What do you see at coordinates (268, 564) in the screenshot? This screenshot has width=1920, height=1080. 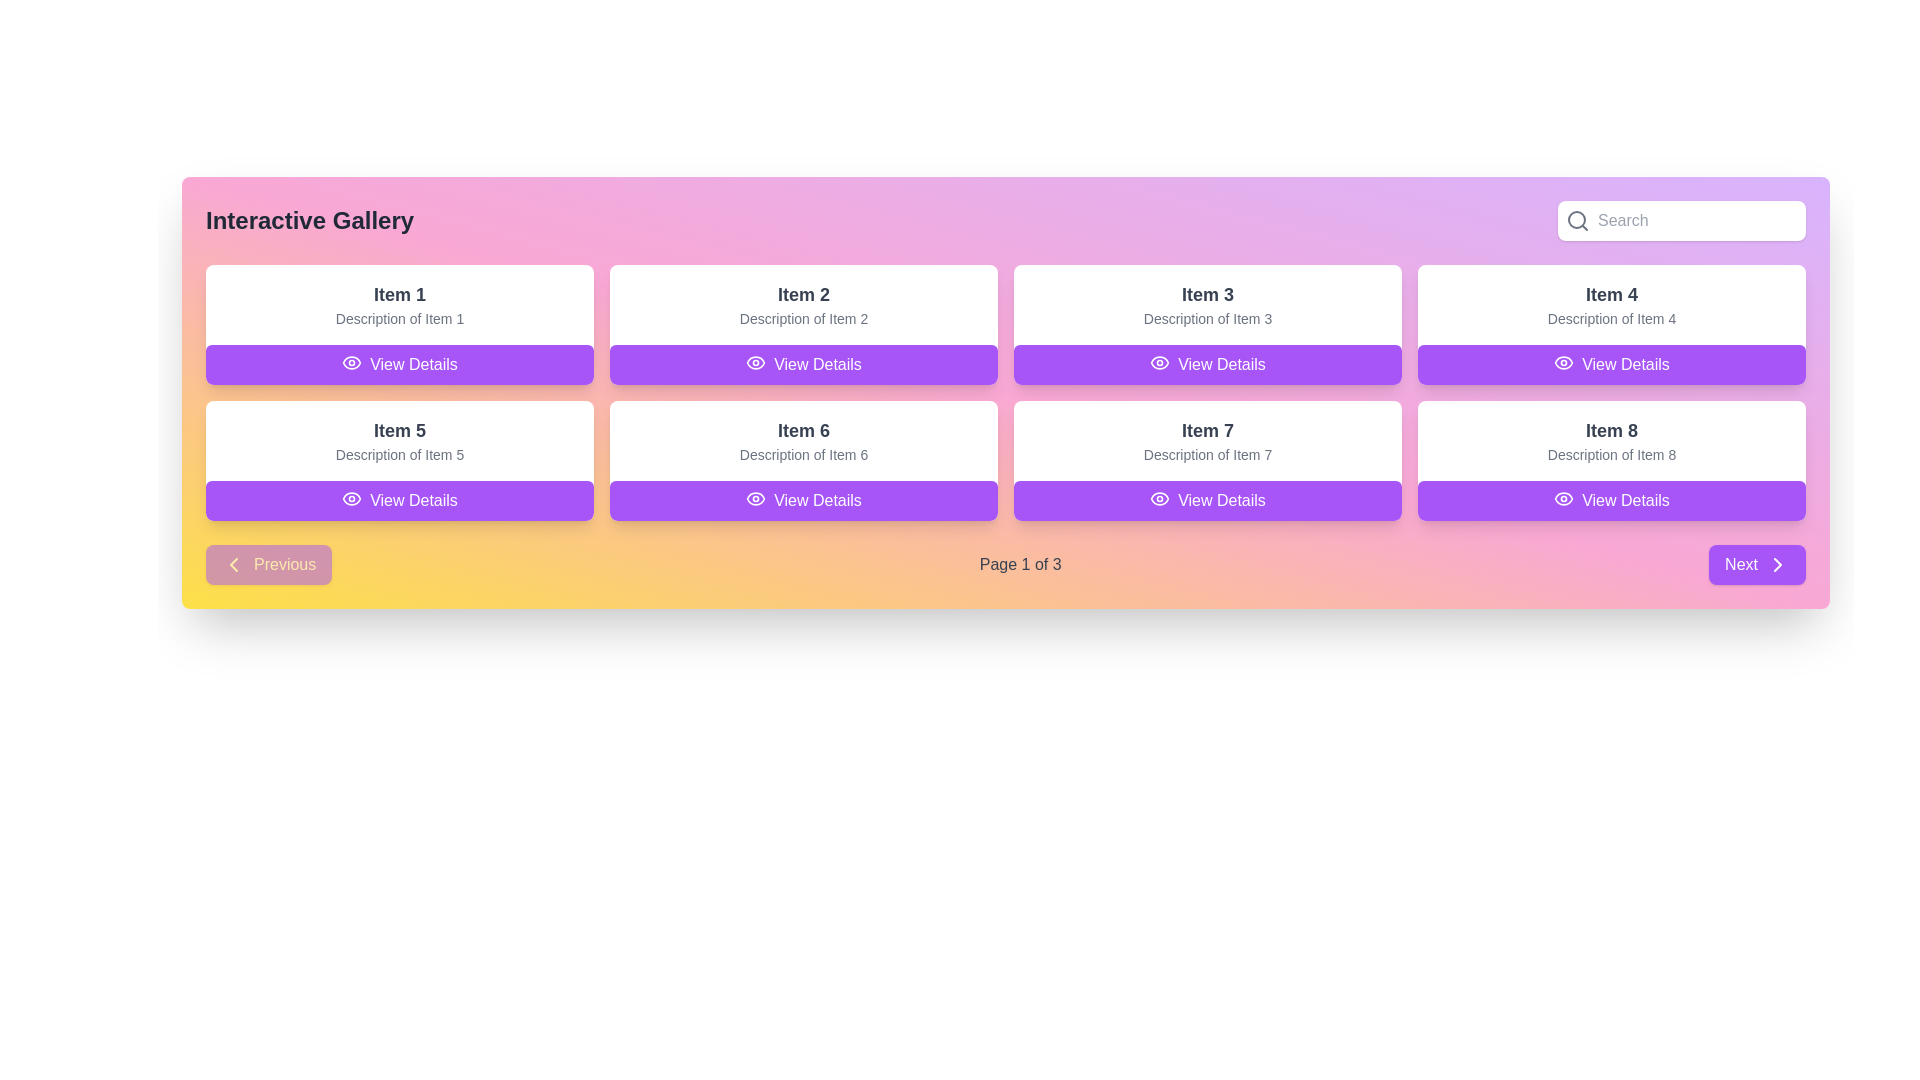 I see `the 'Previous' button, which is a rectangular button with a purple background and white text, located at the bottom-left corner of the interface` at bounding box center [268, 564].